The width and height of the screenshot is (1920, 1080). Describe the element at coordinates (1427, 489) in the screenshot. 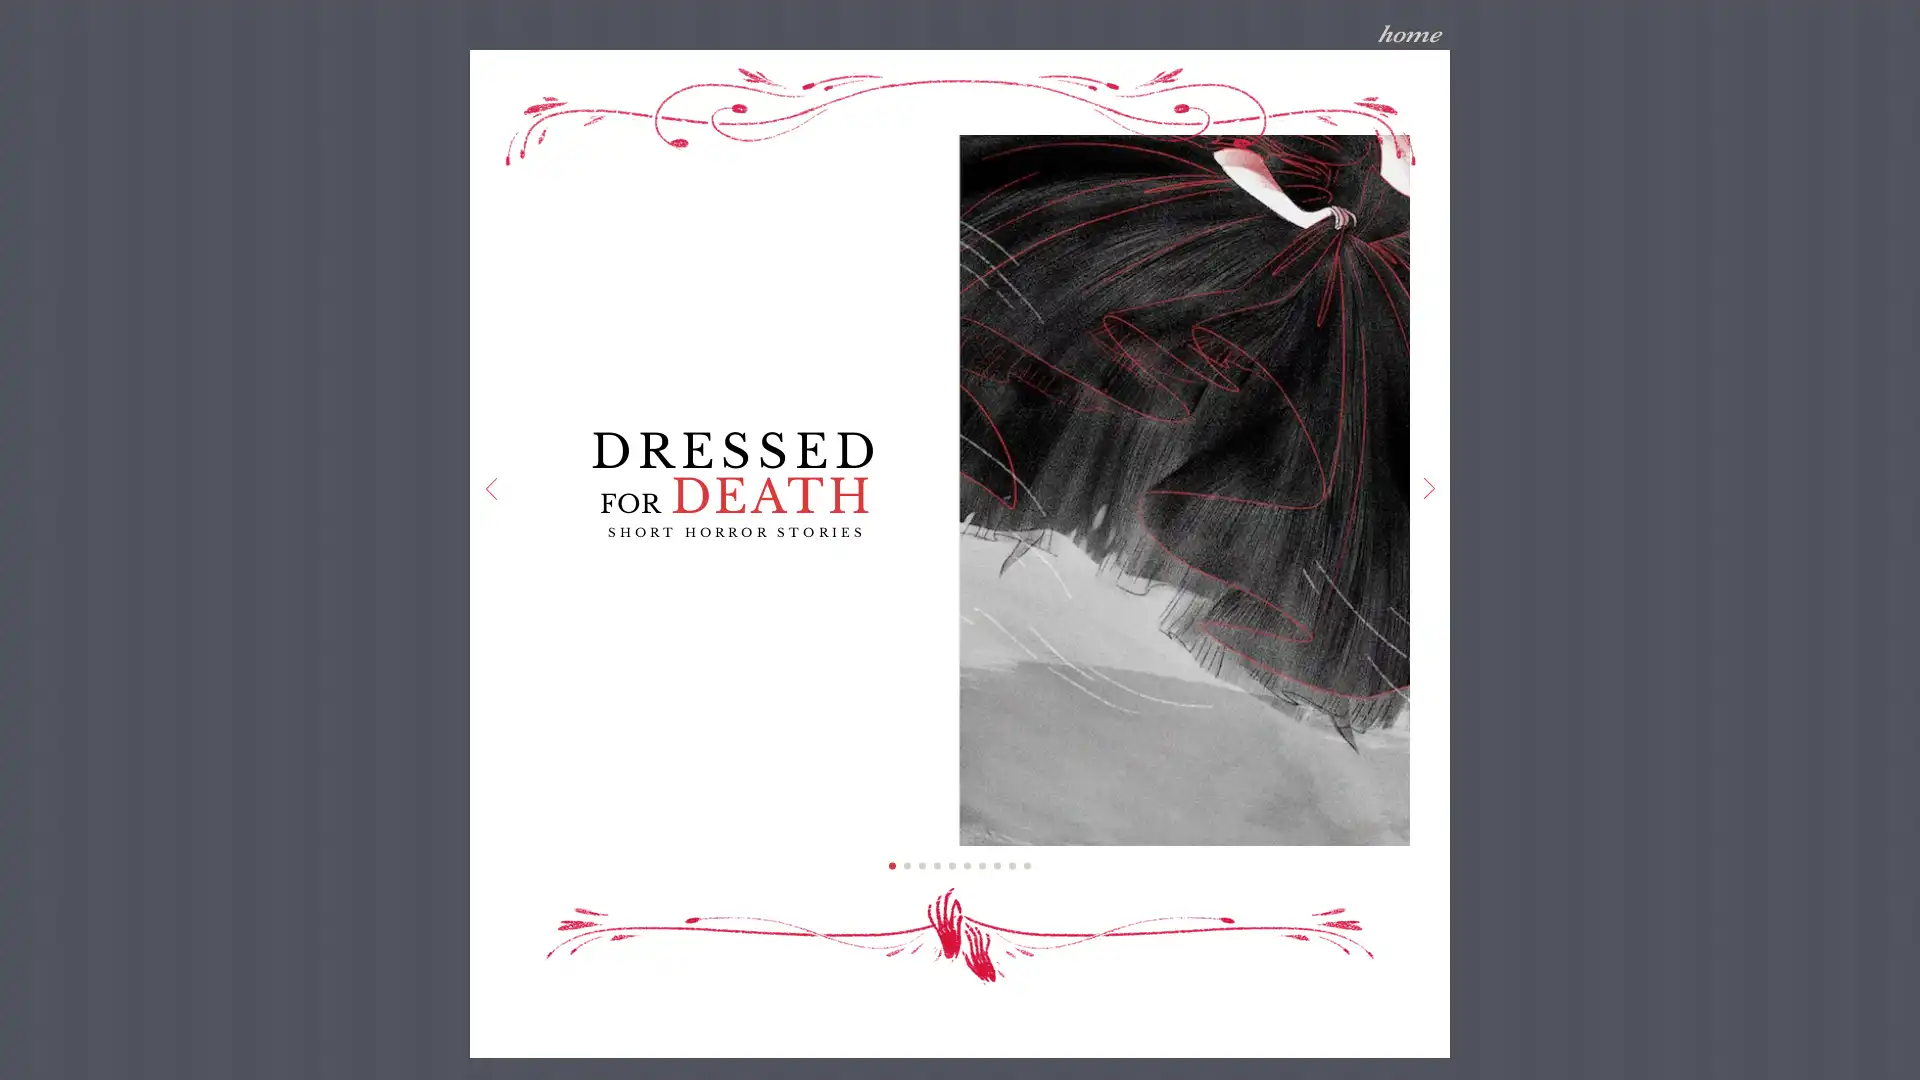

I see `Next` at that location.